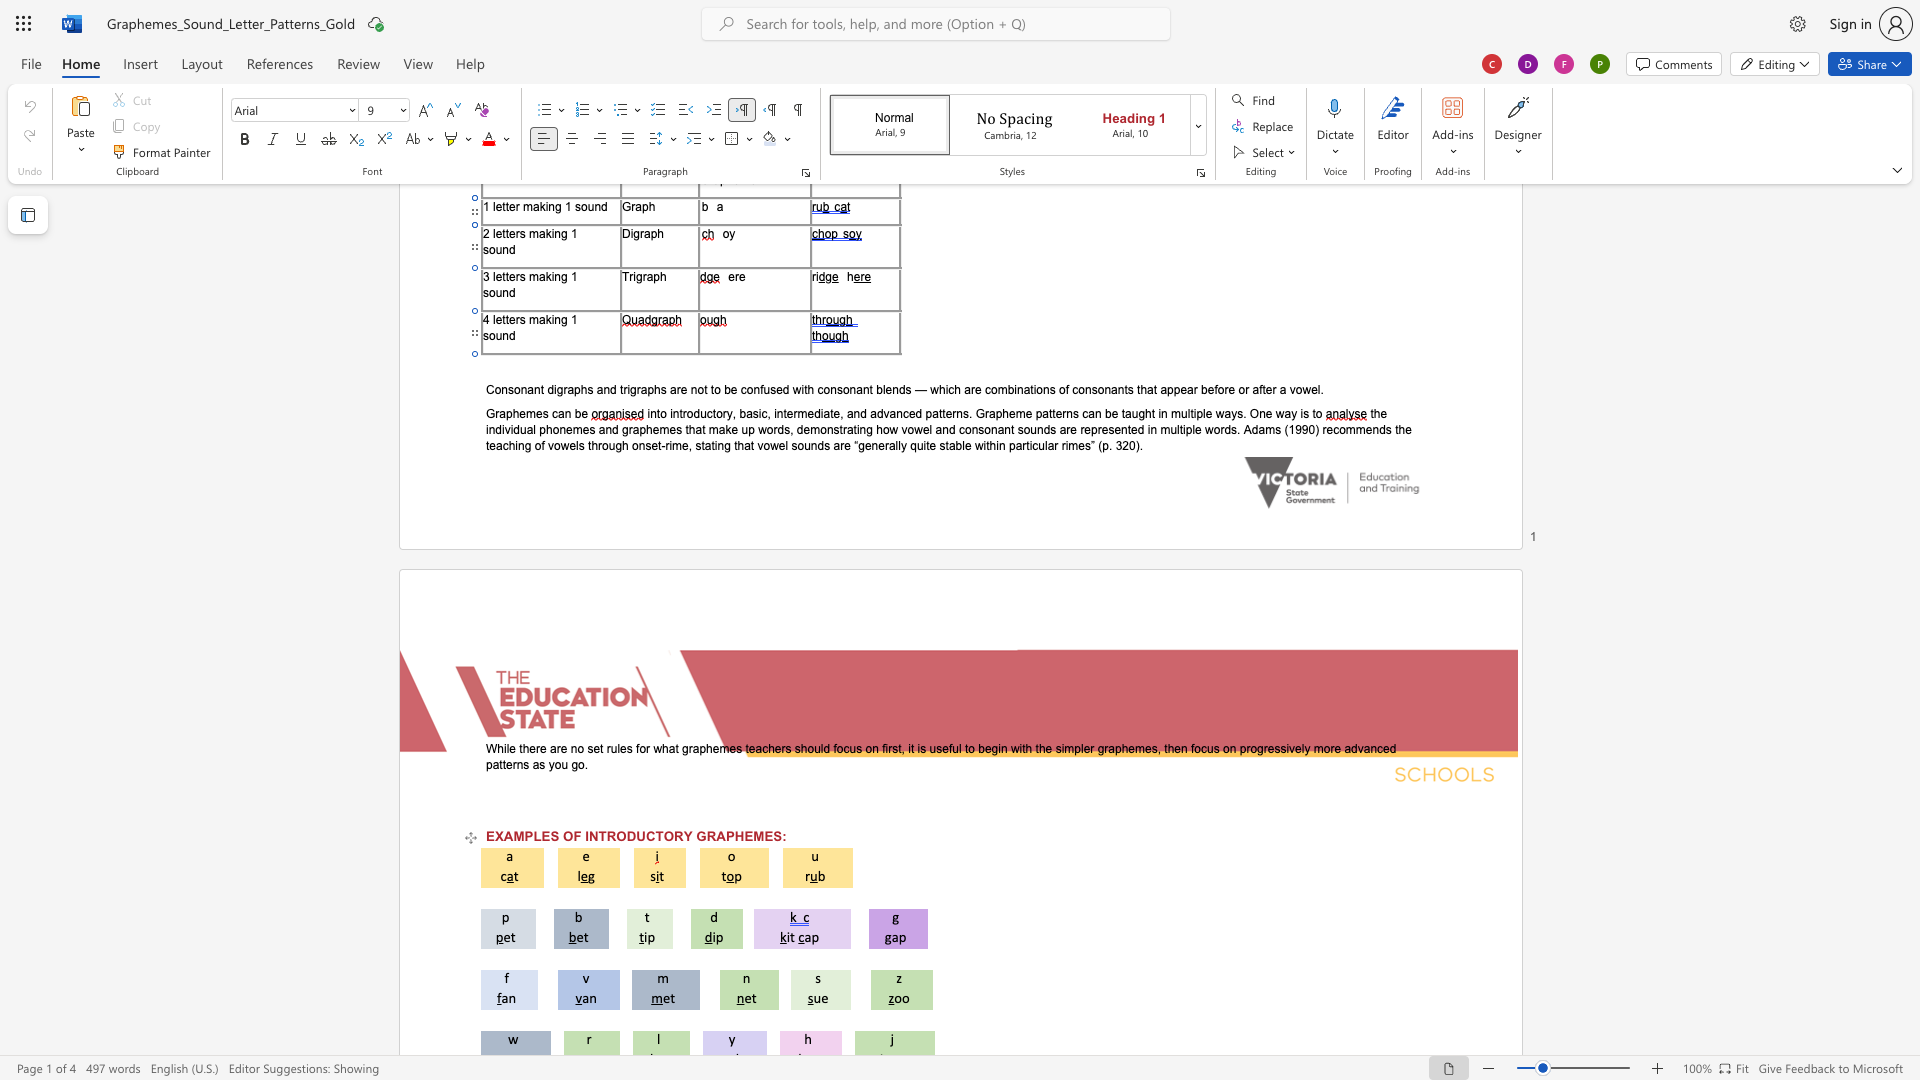  What do you see at coordinates (949, 748) in the screenshot?
I see `the 4th character "f" in the text` at bounding box center [949, 748].